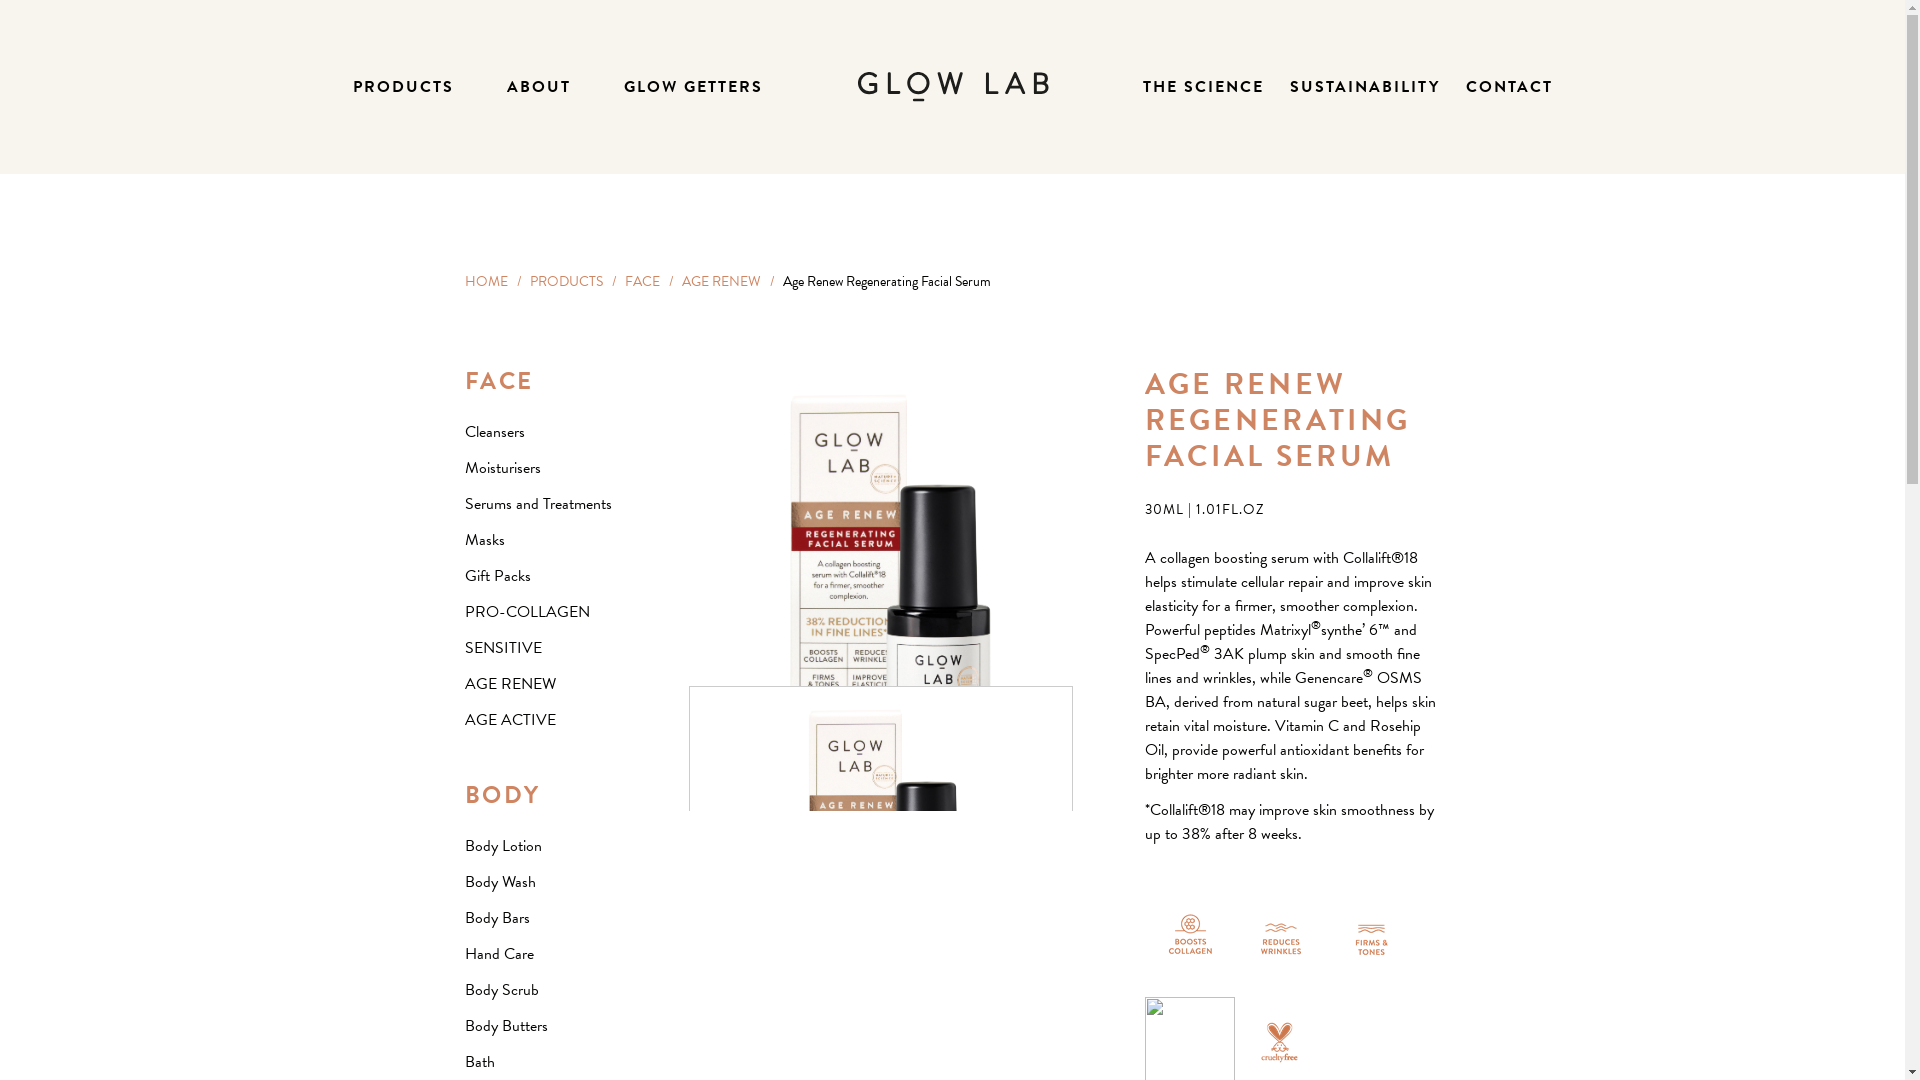  What do you see at coordinates (1509, 86) in the screenshot?
I see `'CONTACT'` at bounding box center [1509, 86].